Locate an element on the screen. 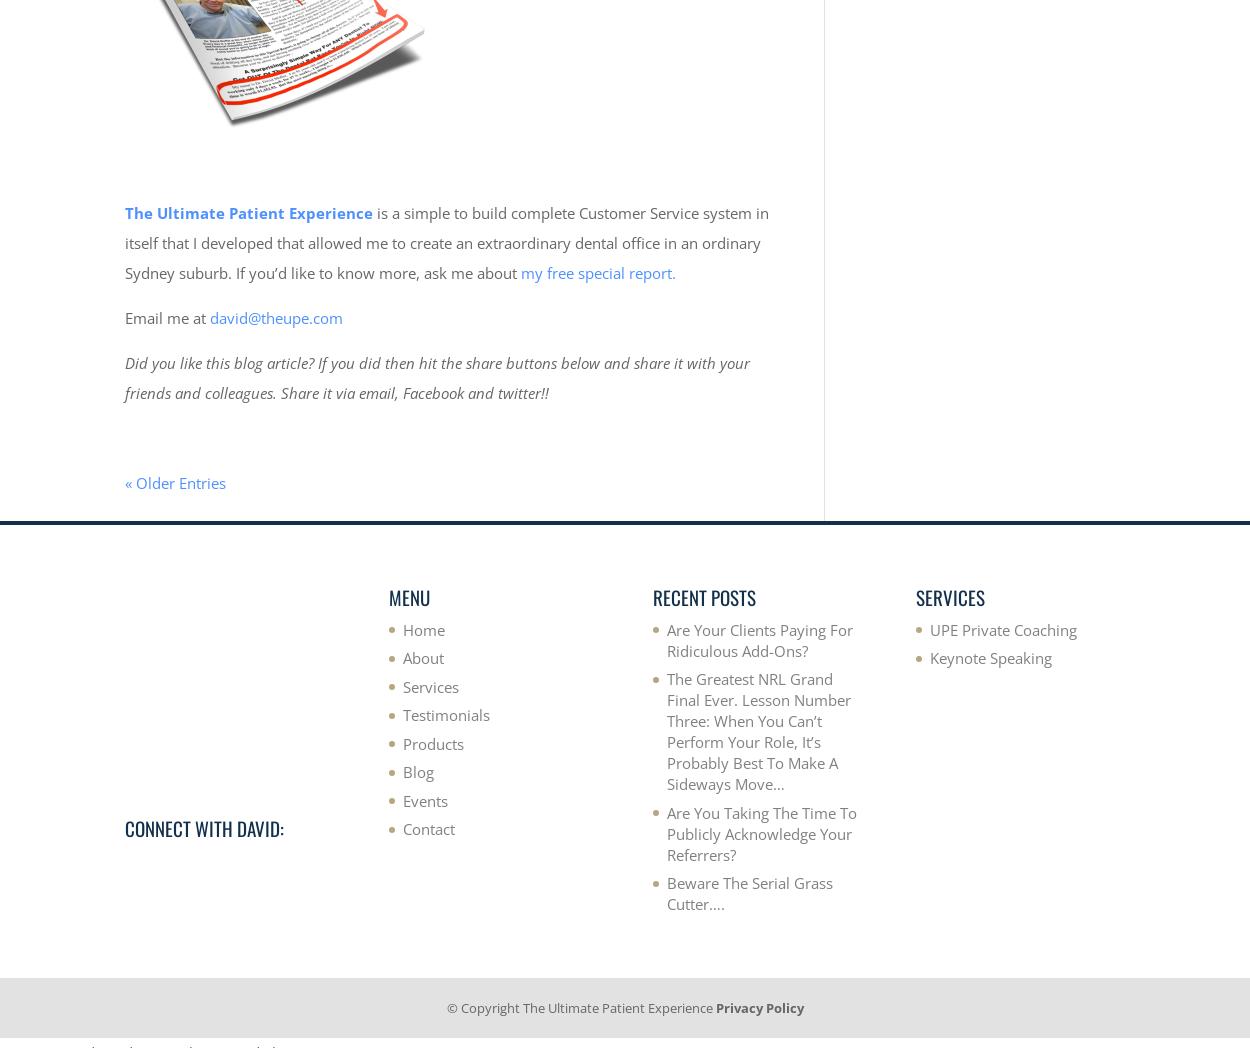  'Contact' is located at coordinates (402, 827).